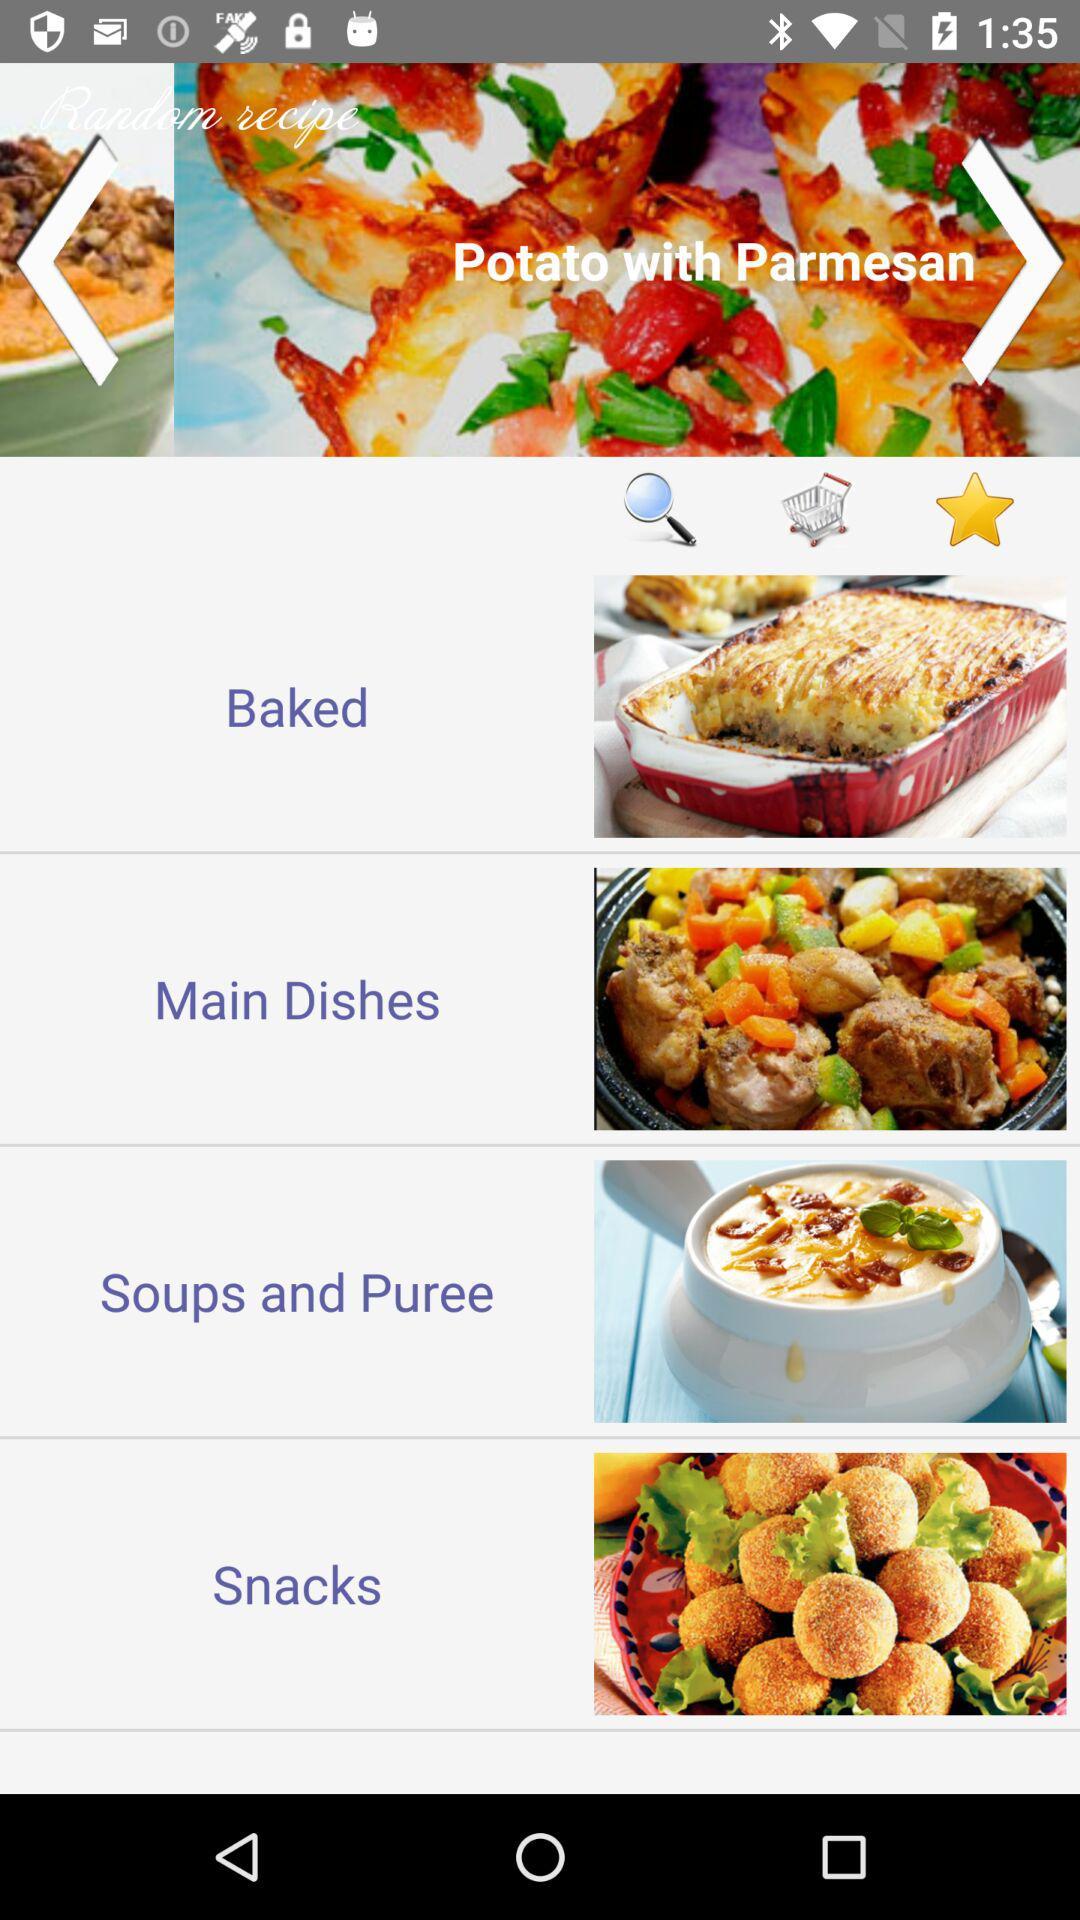 The image size is (1080, 1920). What do you see at coordinates (659, 509) in the screenshot?
I see `search` at bounding box center [659, 509].